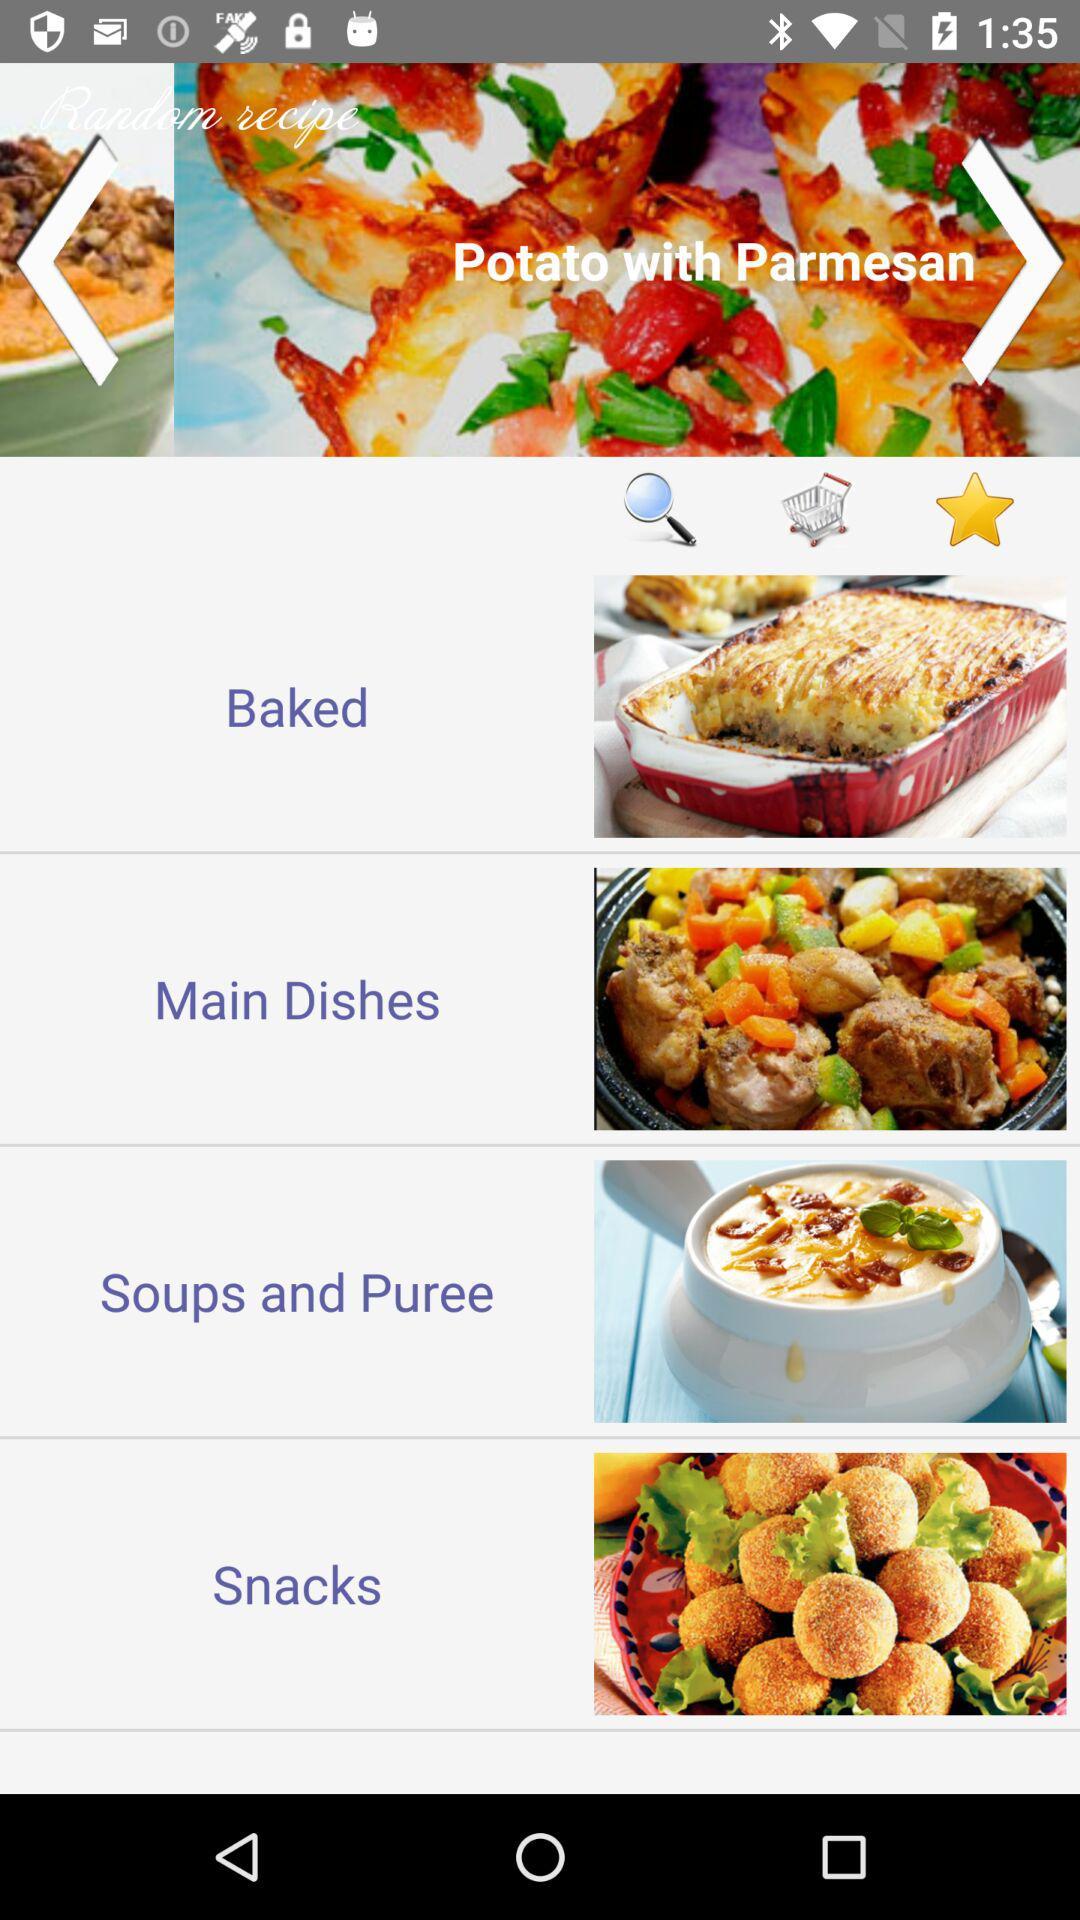 The image size is (1080, 1920). What do you see at coordinates (659, 509) in the screenshot?
I see `search` at bounding box center [659, 509].